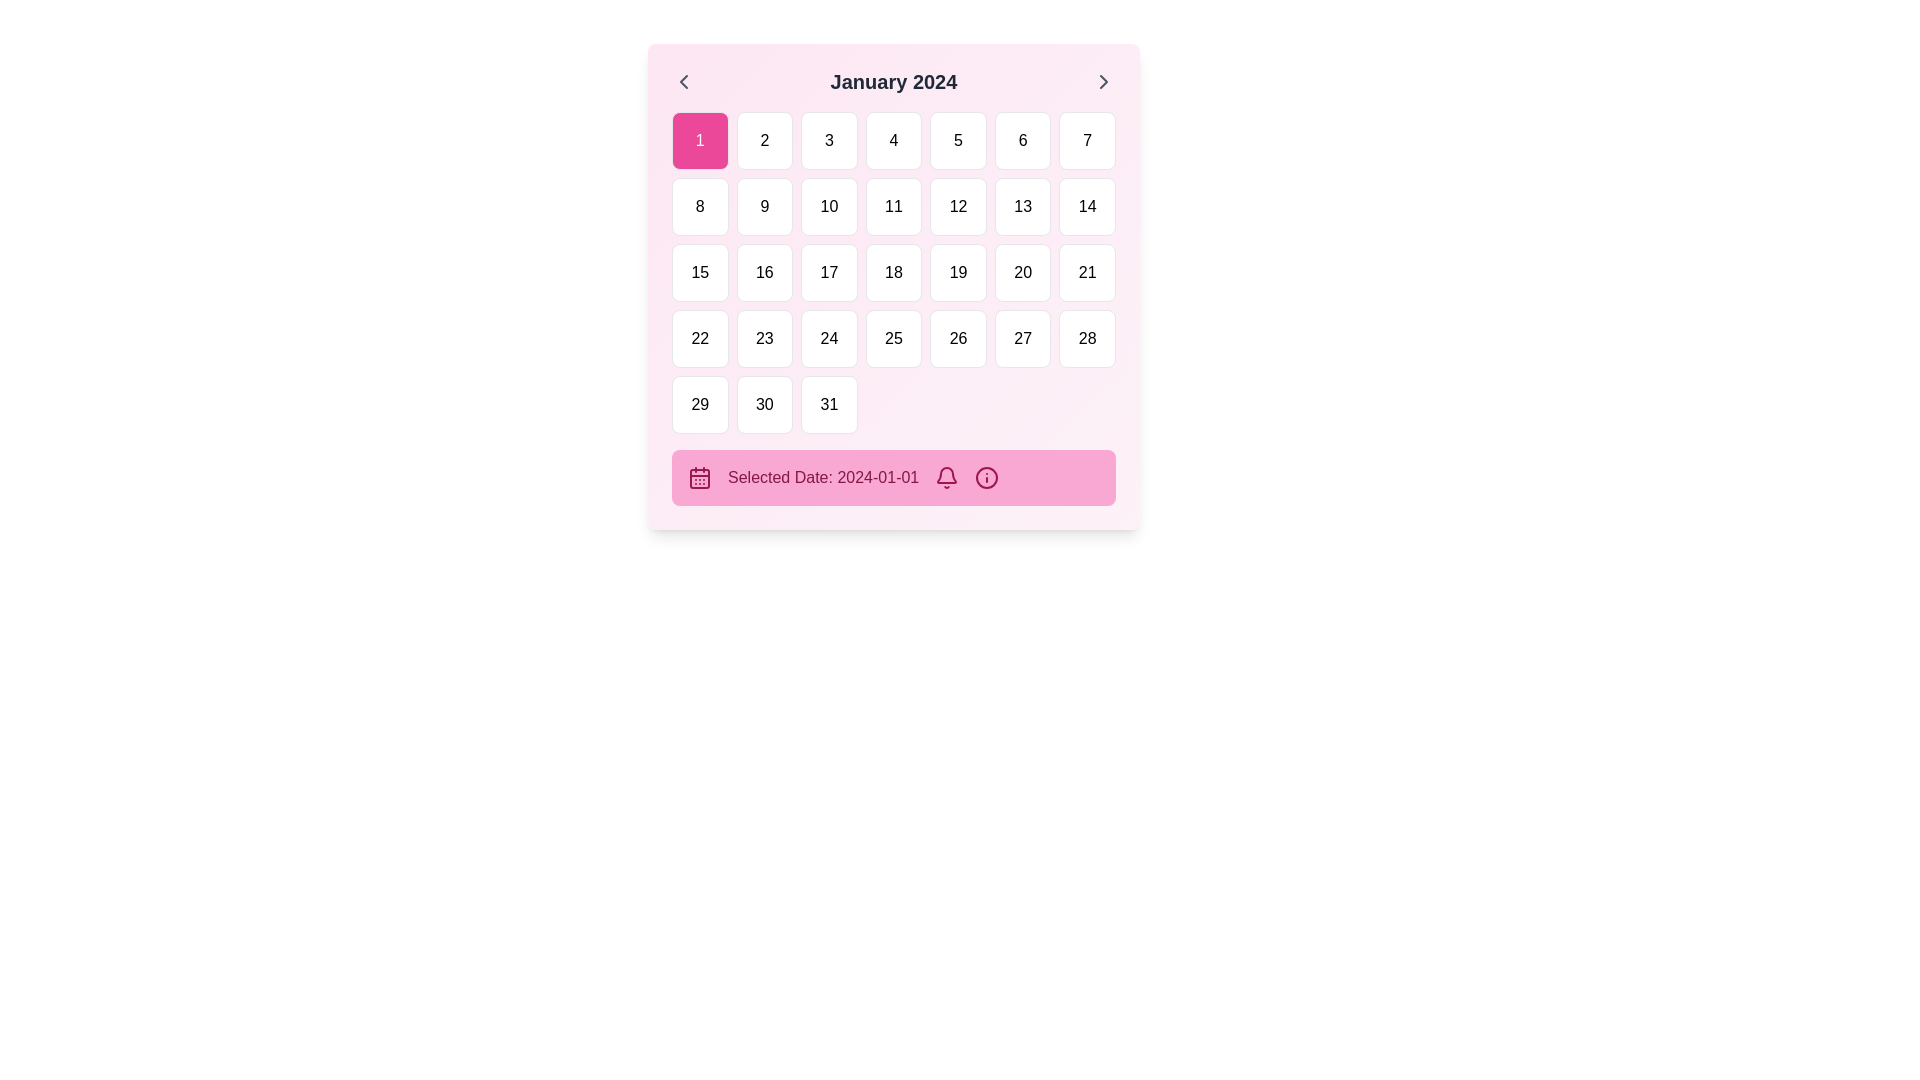 Image resolution: width=1920 pixels, height=1080 pixels. What do you see at coordinates (892, 273) in the screenshot?
I see `the rectangular button labeled '18' with a white background` at bounding box center [892, 273].